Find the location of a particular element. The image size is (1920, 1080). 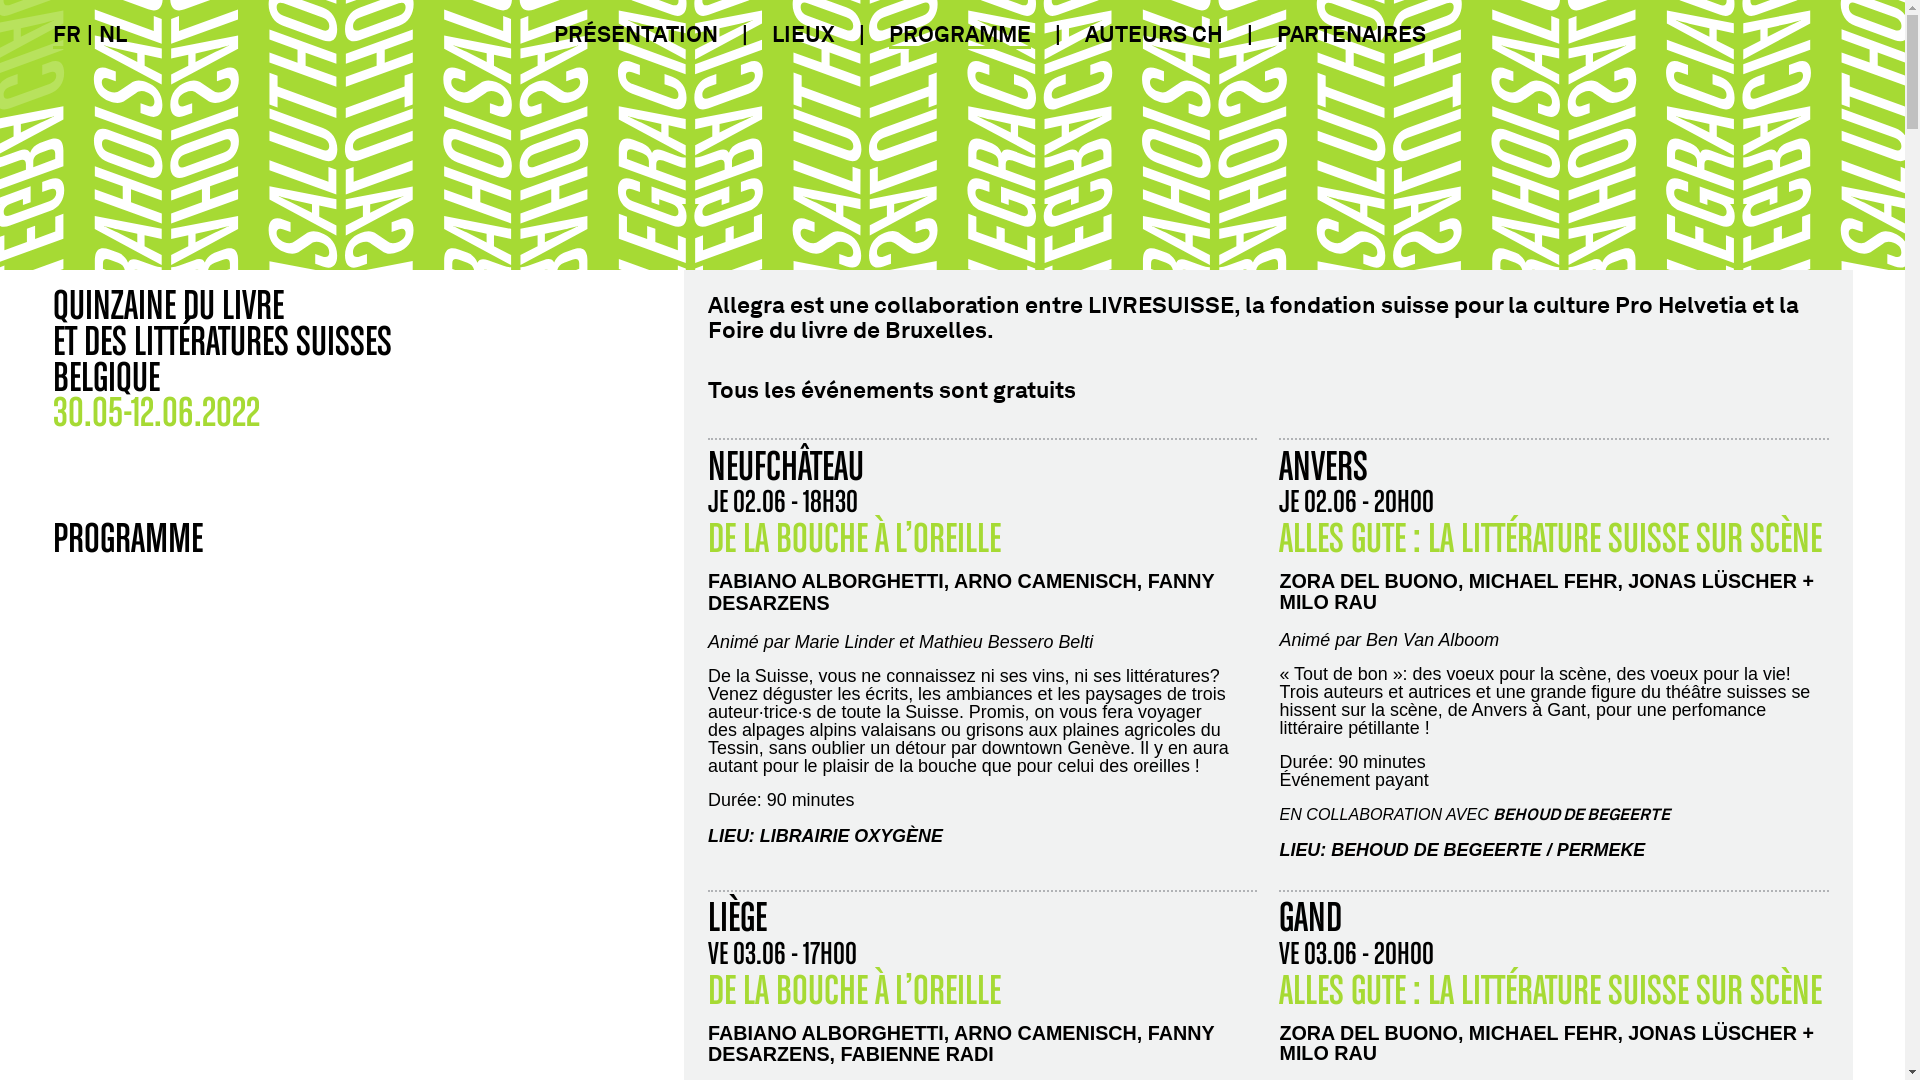

'AUTEURS CH' is located at coordinates (1152, 34).